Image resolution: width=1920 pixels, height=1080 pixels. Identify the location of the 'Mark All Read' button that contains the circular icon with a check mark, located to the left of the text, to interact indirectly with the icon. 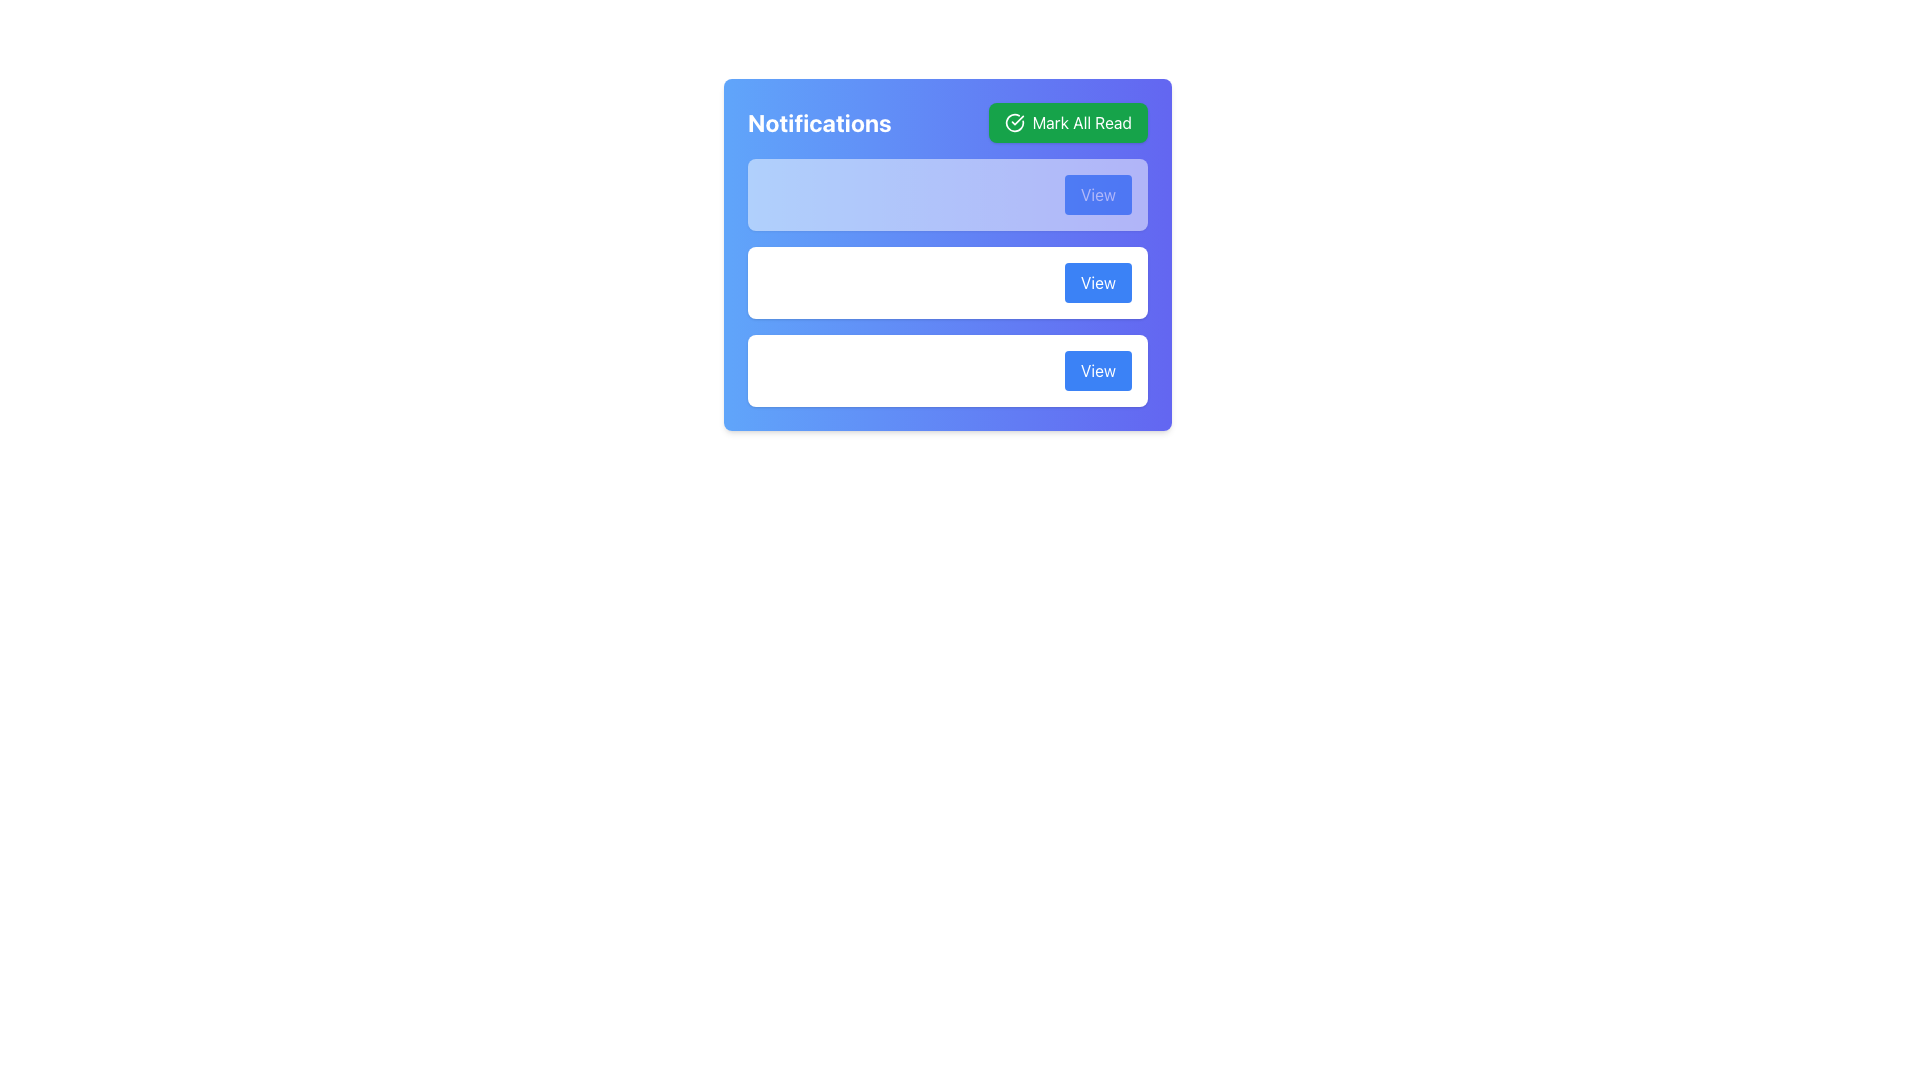
(1014, 123).